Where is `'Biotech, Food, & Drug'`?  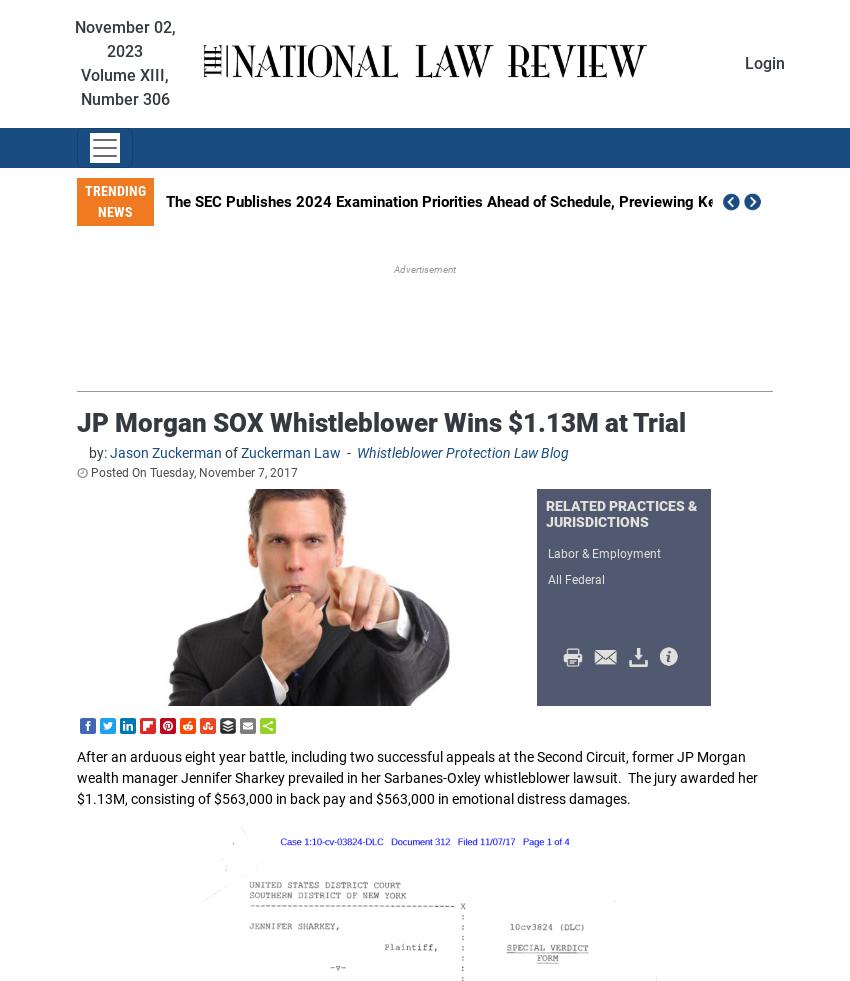 'Biotech, Food, & Drug' is located at coordinates (424, 636).